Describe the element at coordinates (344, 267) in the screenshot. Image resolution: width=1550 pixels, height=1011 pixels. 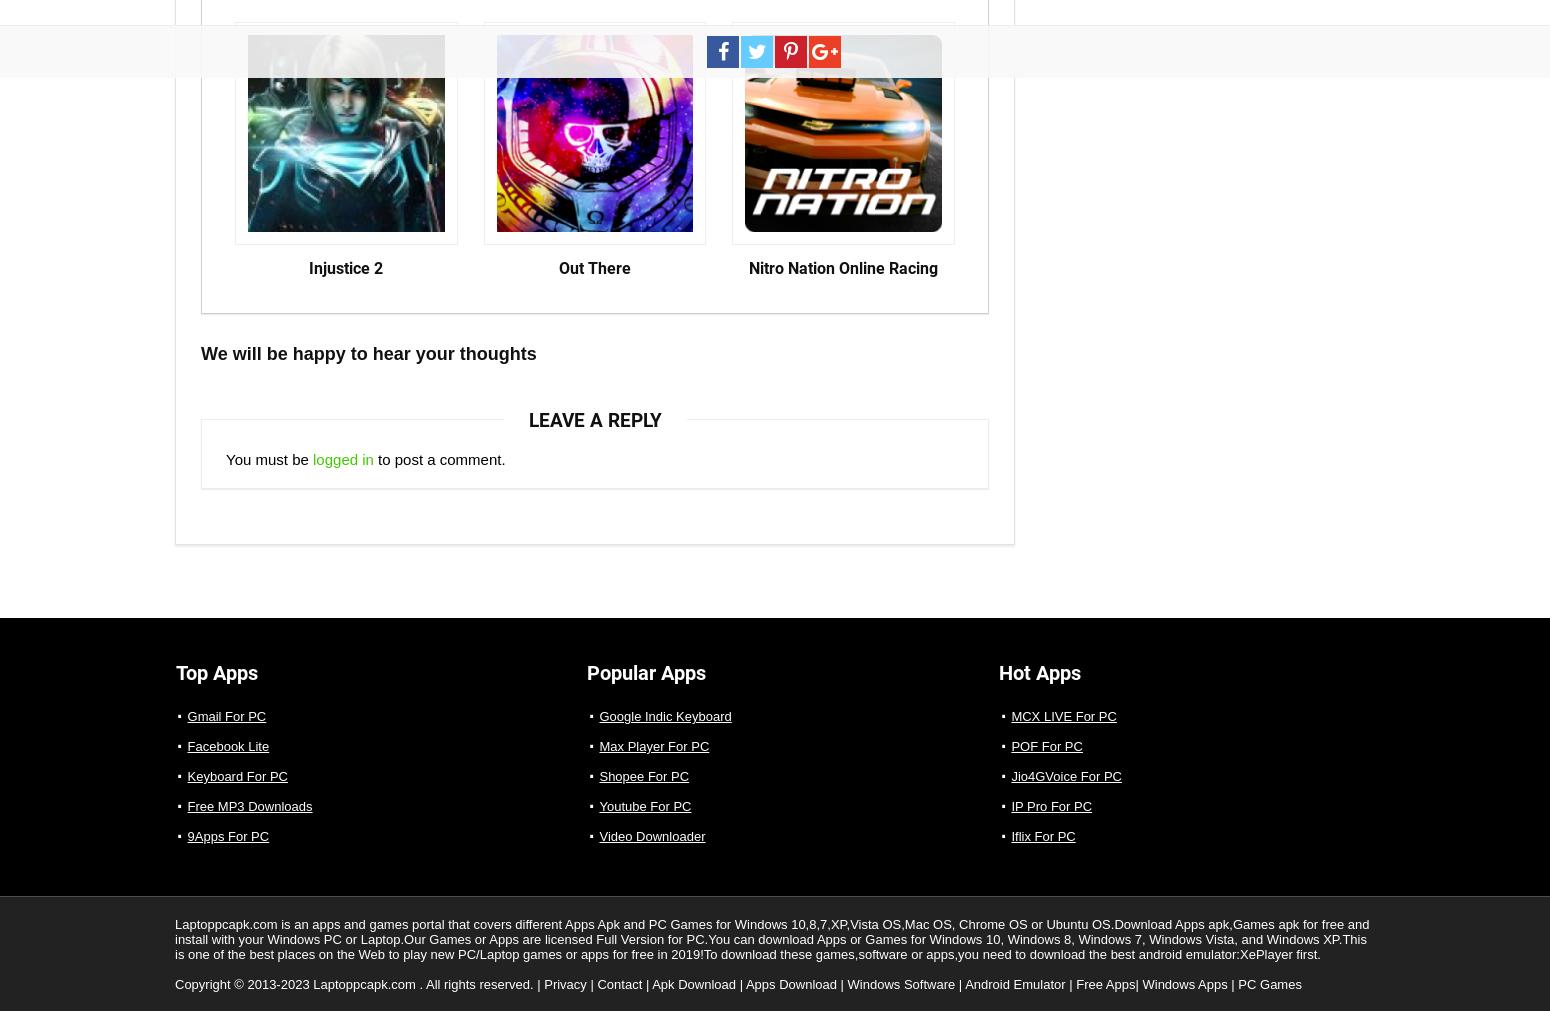
I see `'Injustice 2'` at that location.